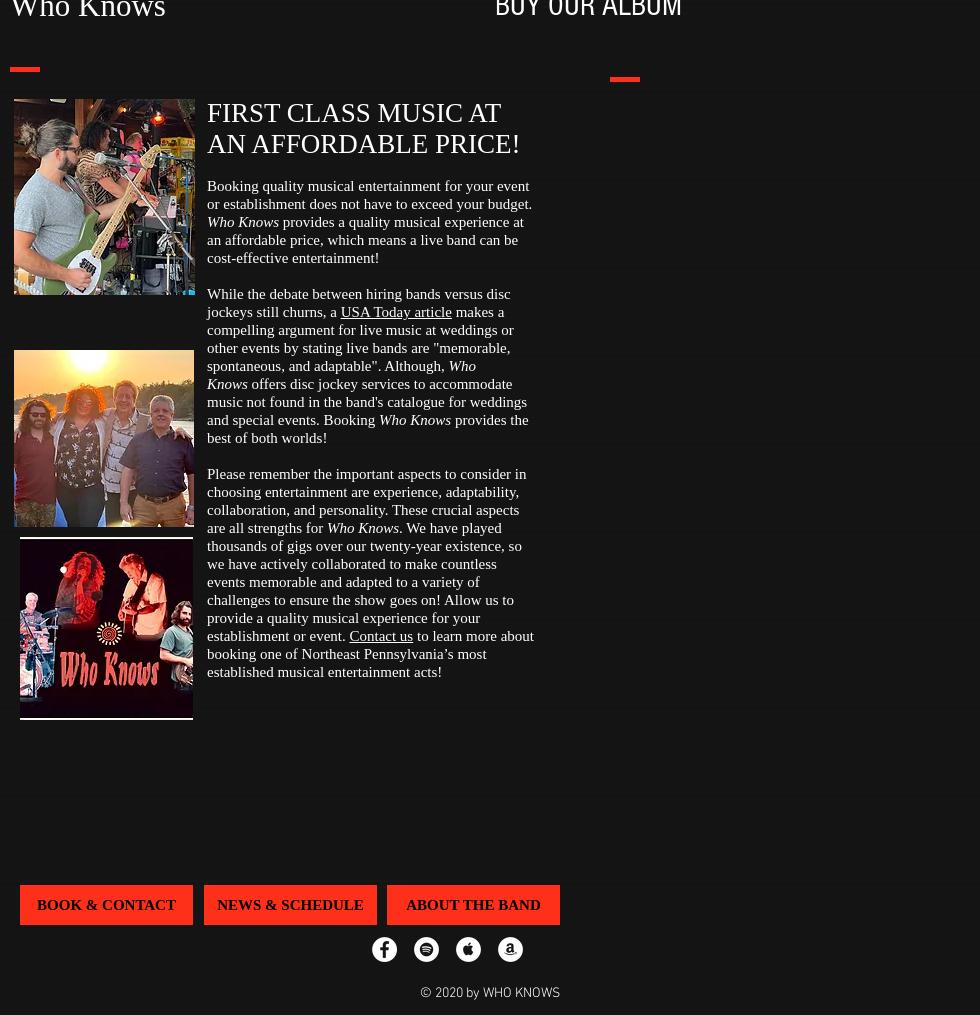  What do you see at coordinates (106, 902) in the screenshot?
I see `'BOOK & CONTACT'` at bounding box center [106, 902].